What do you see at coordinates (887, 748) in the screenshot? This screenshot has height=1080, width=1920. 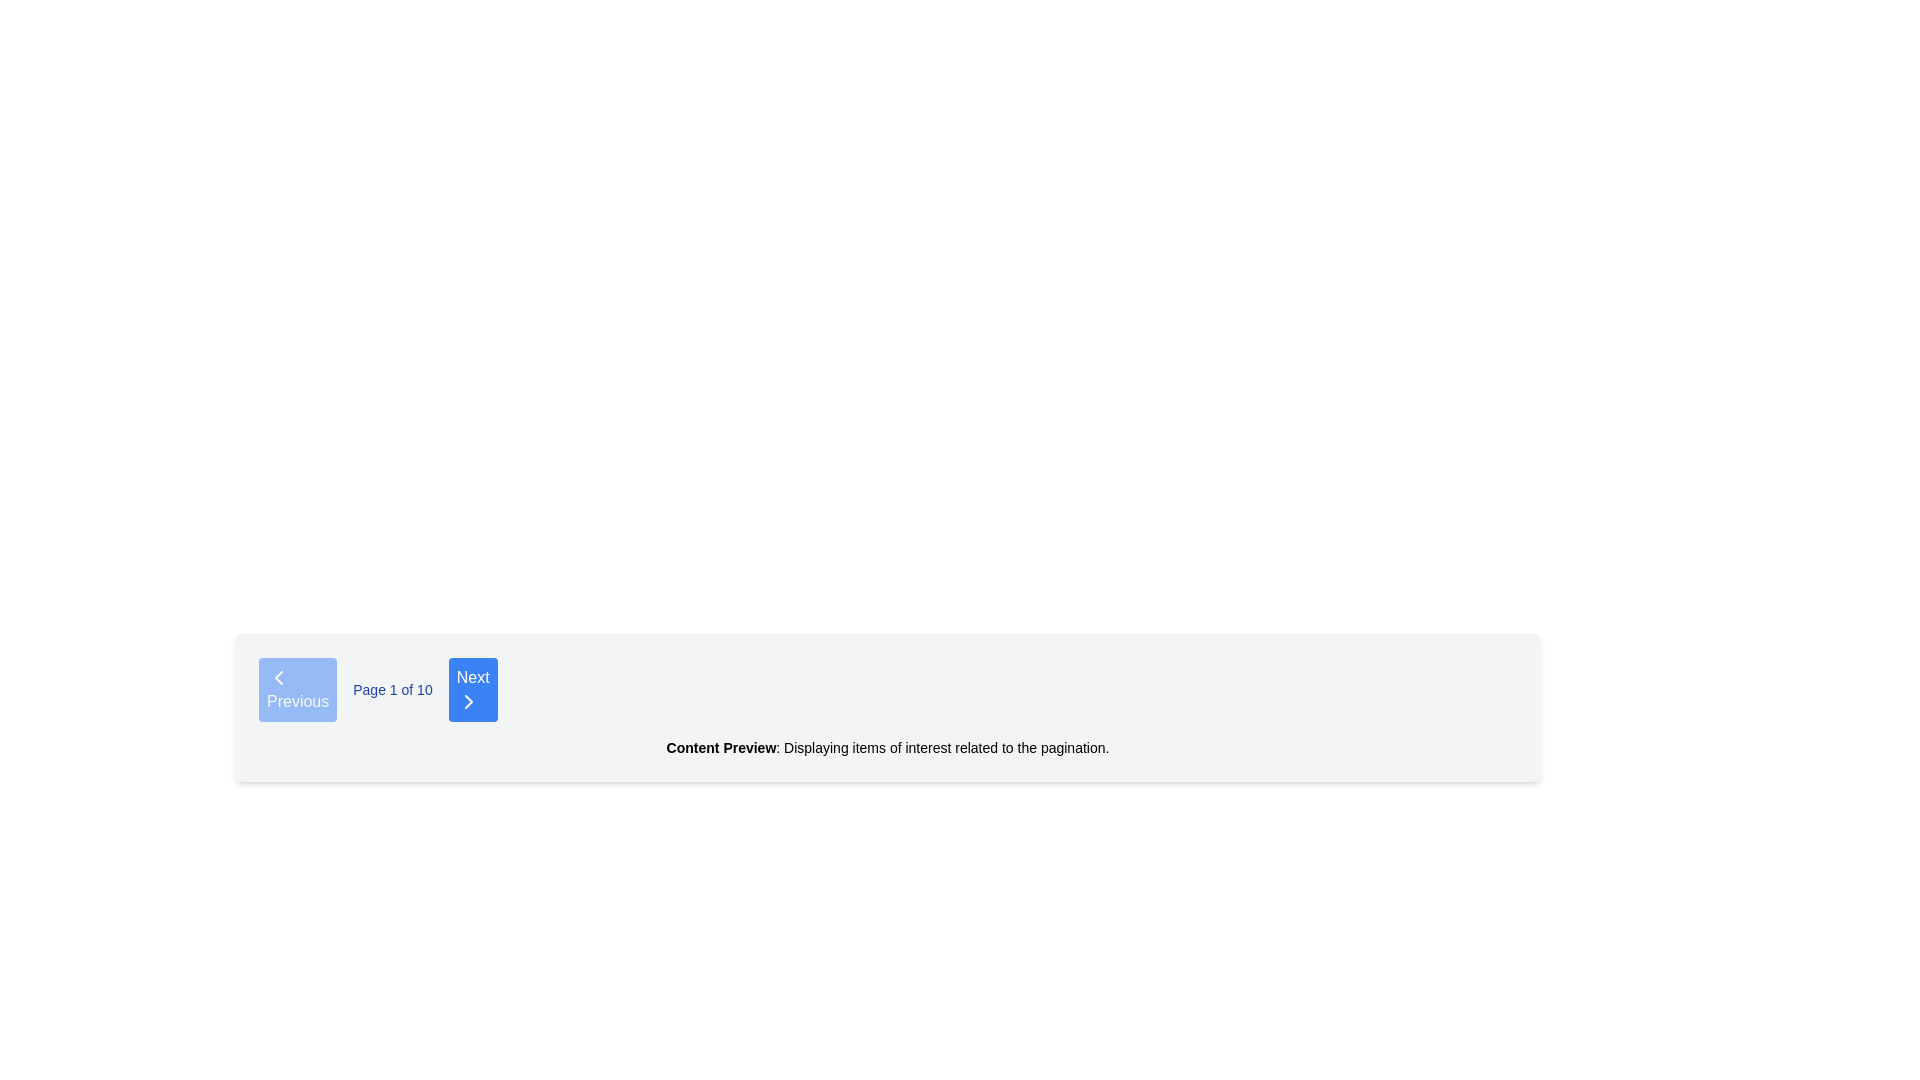 I see `the informational Text Label located directly below the pagination controls, centered horizontally within a light gray box` at bounding box center [887, 748].